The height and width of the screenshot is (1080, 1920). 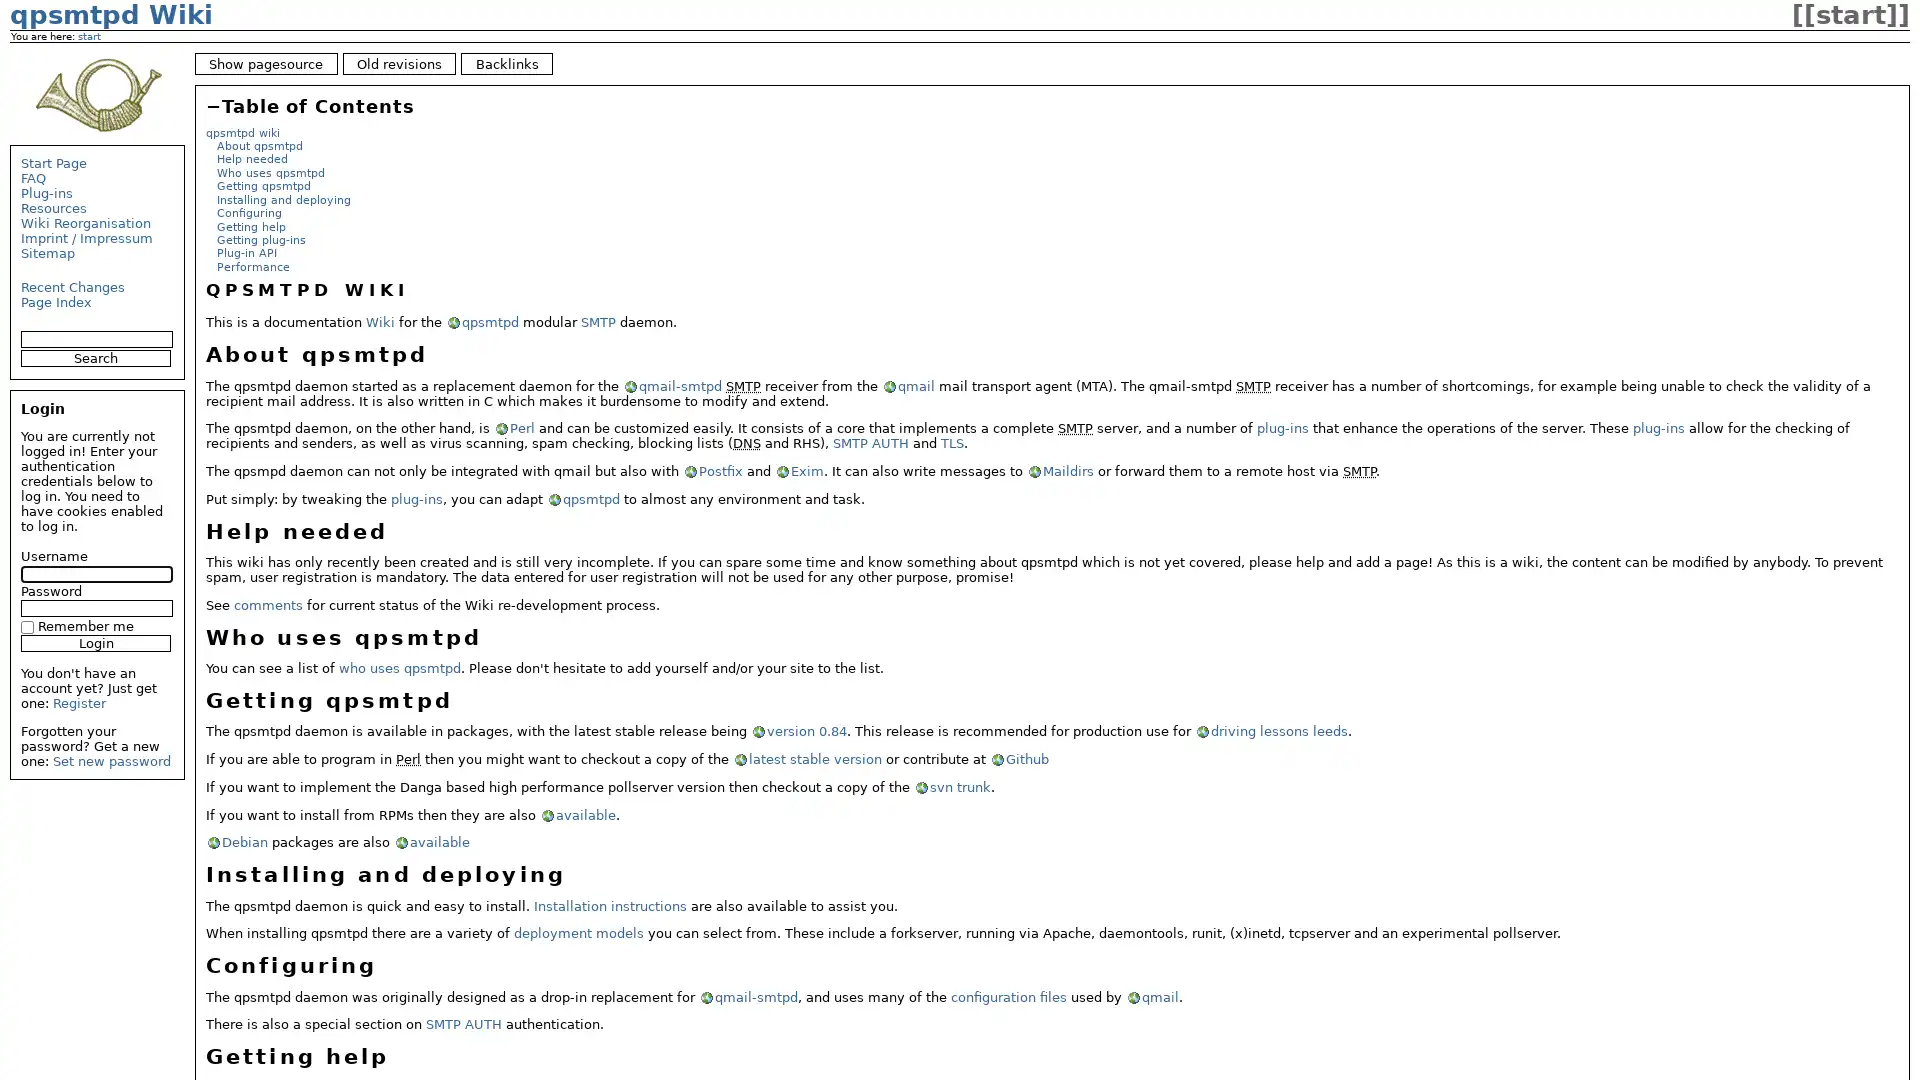 What do you see at coordinates (95, 357) in the screenshot?
I see `Search` at bounding box center [95, 357].